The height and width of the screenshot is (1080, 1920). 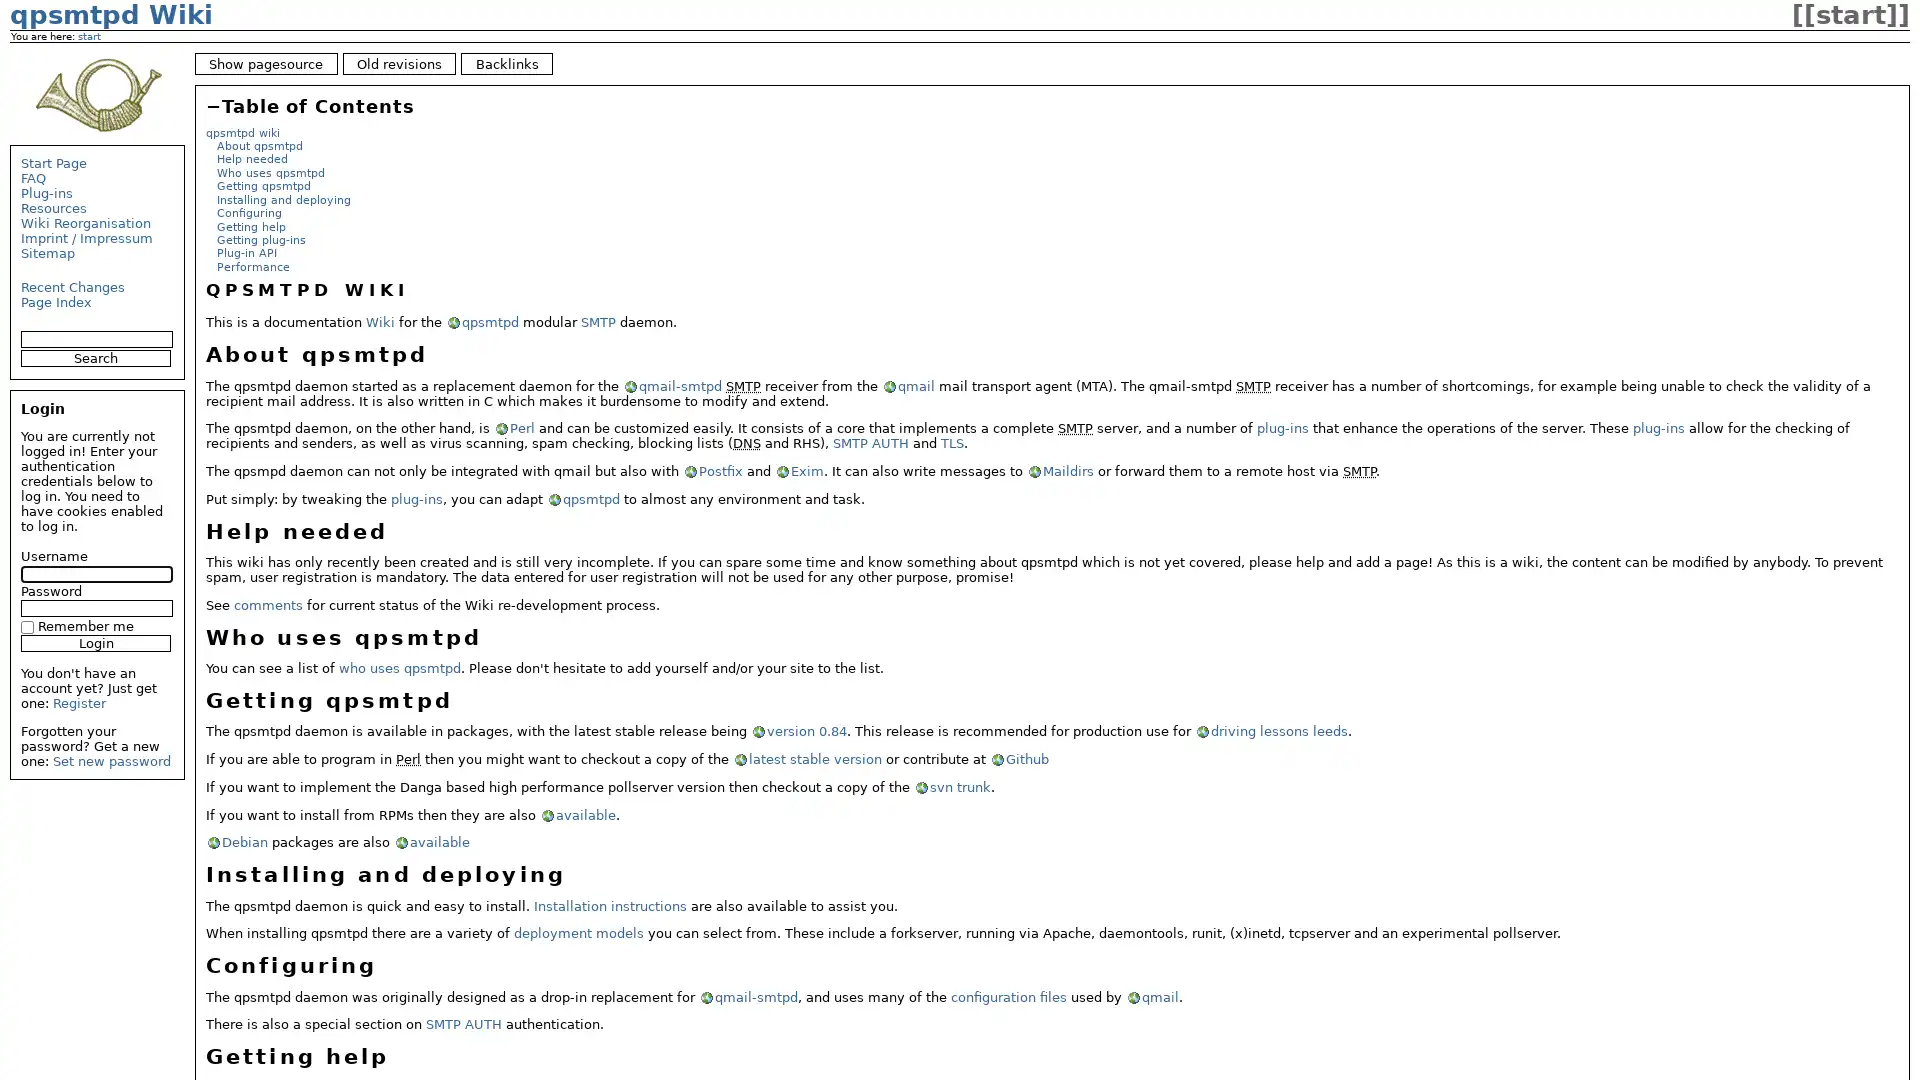 What do you see at coordinates (95, 357) in the screenshot?
I see `Search` at bounding box center [95, 357].